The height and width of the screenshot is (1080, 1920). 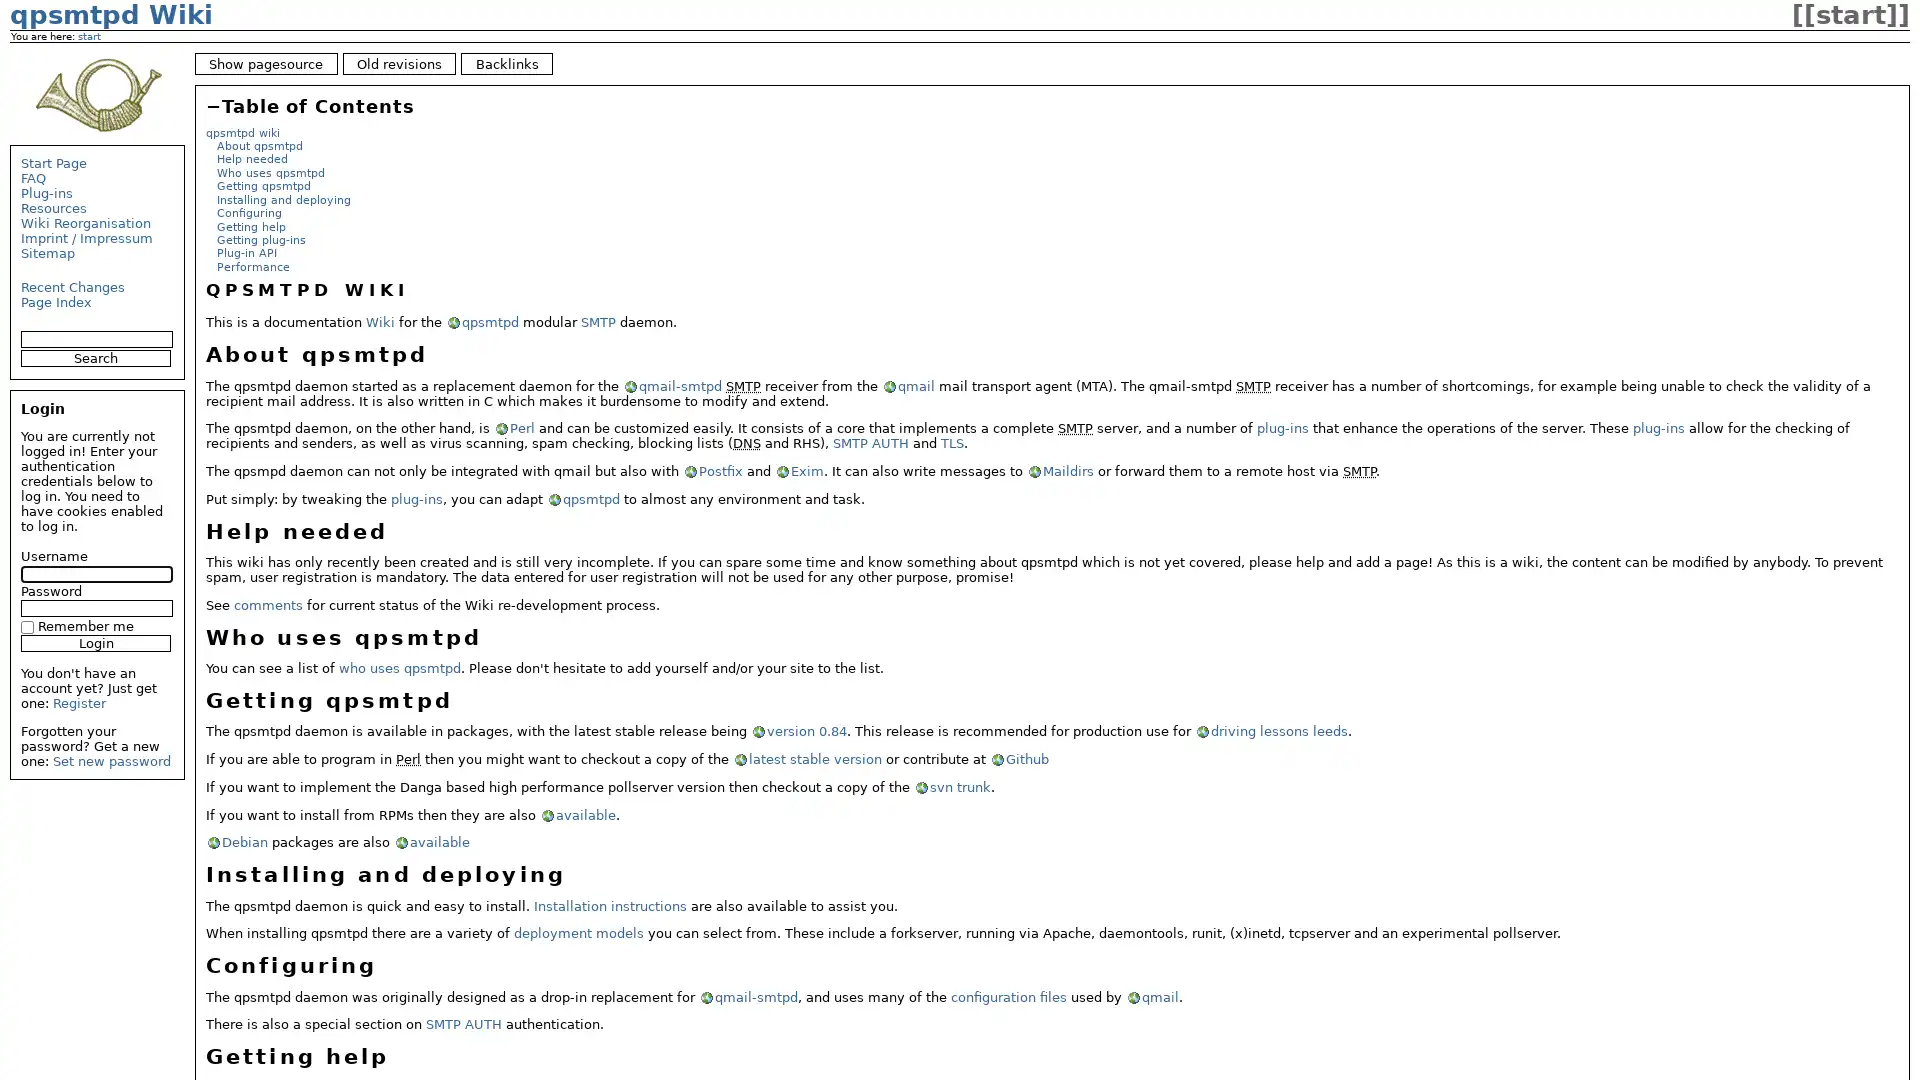 What do you see at coordinates (95, 357) in the screenshot?
I see `Search` at bounding box center [95, 357].